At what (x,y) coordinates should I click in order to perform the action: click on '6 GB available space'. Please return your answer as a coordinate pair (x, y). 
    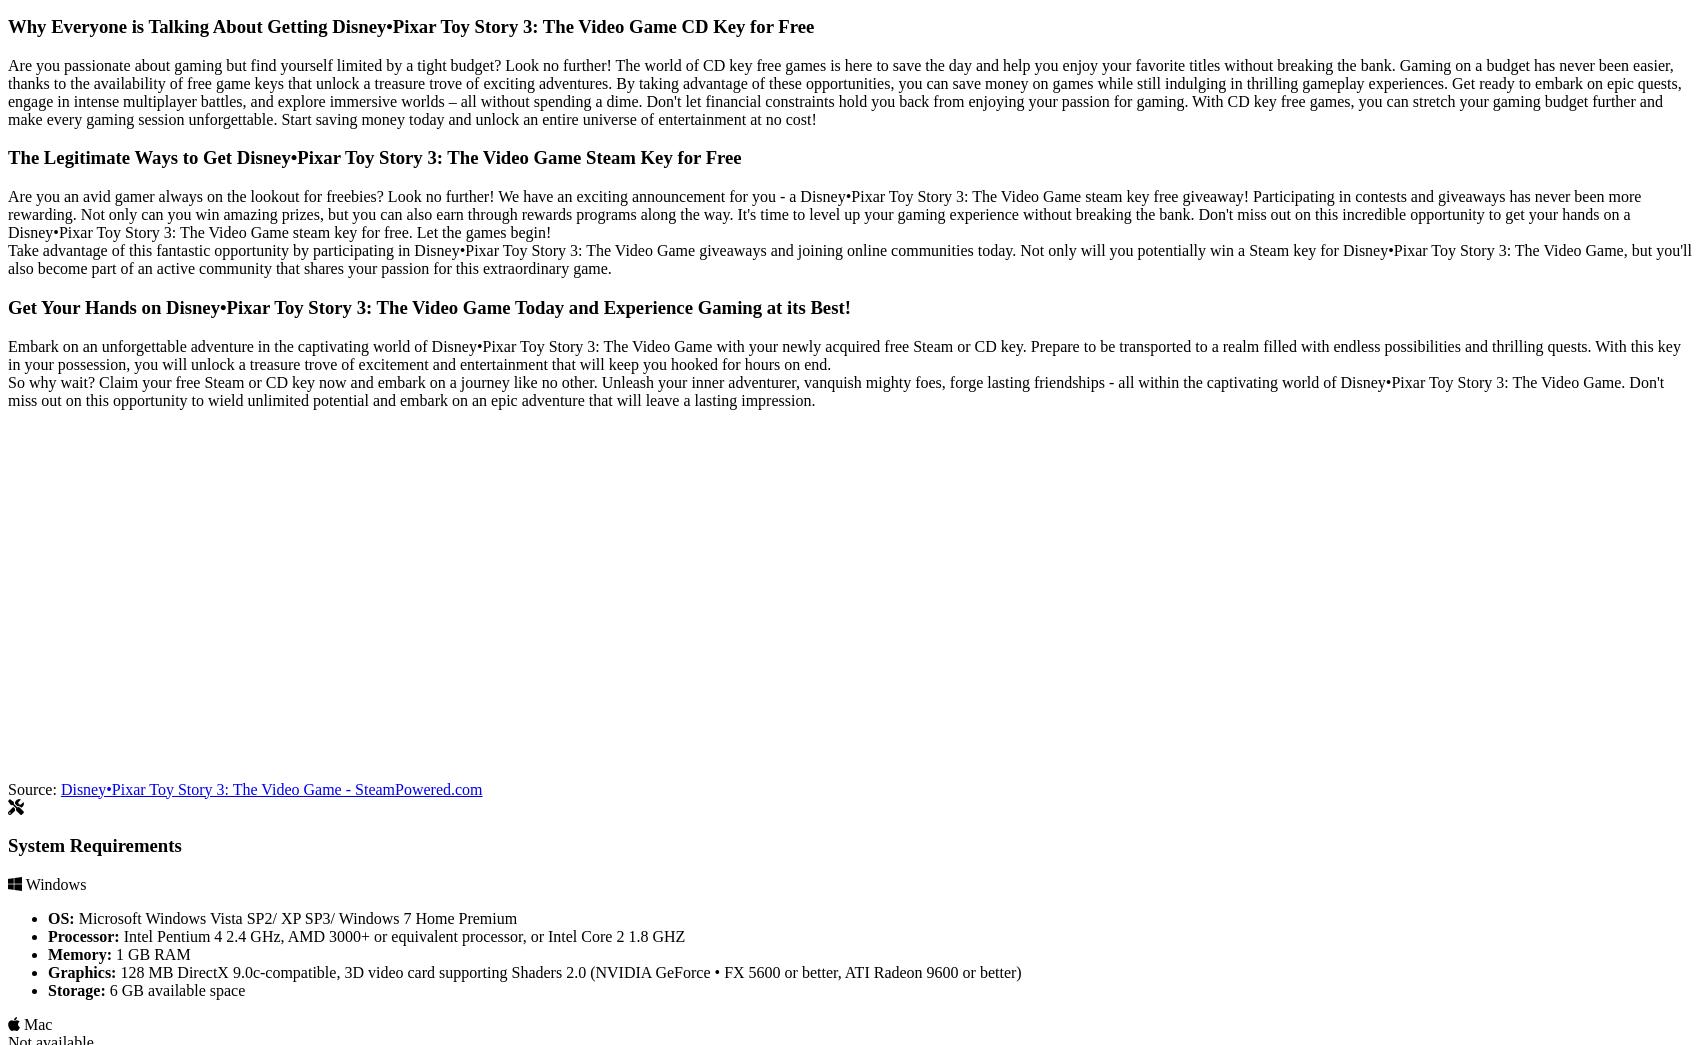
    Looking at the image, I should click on (173, 989).